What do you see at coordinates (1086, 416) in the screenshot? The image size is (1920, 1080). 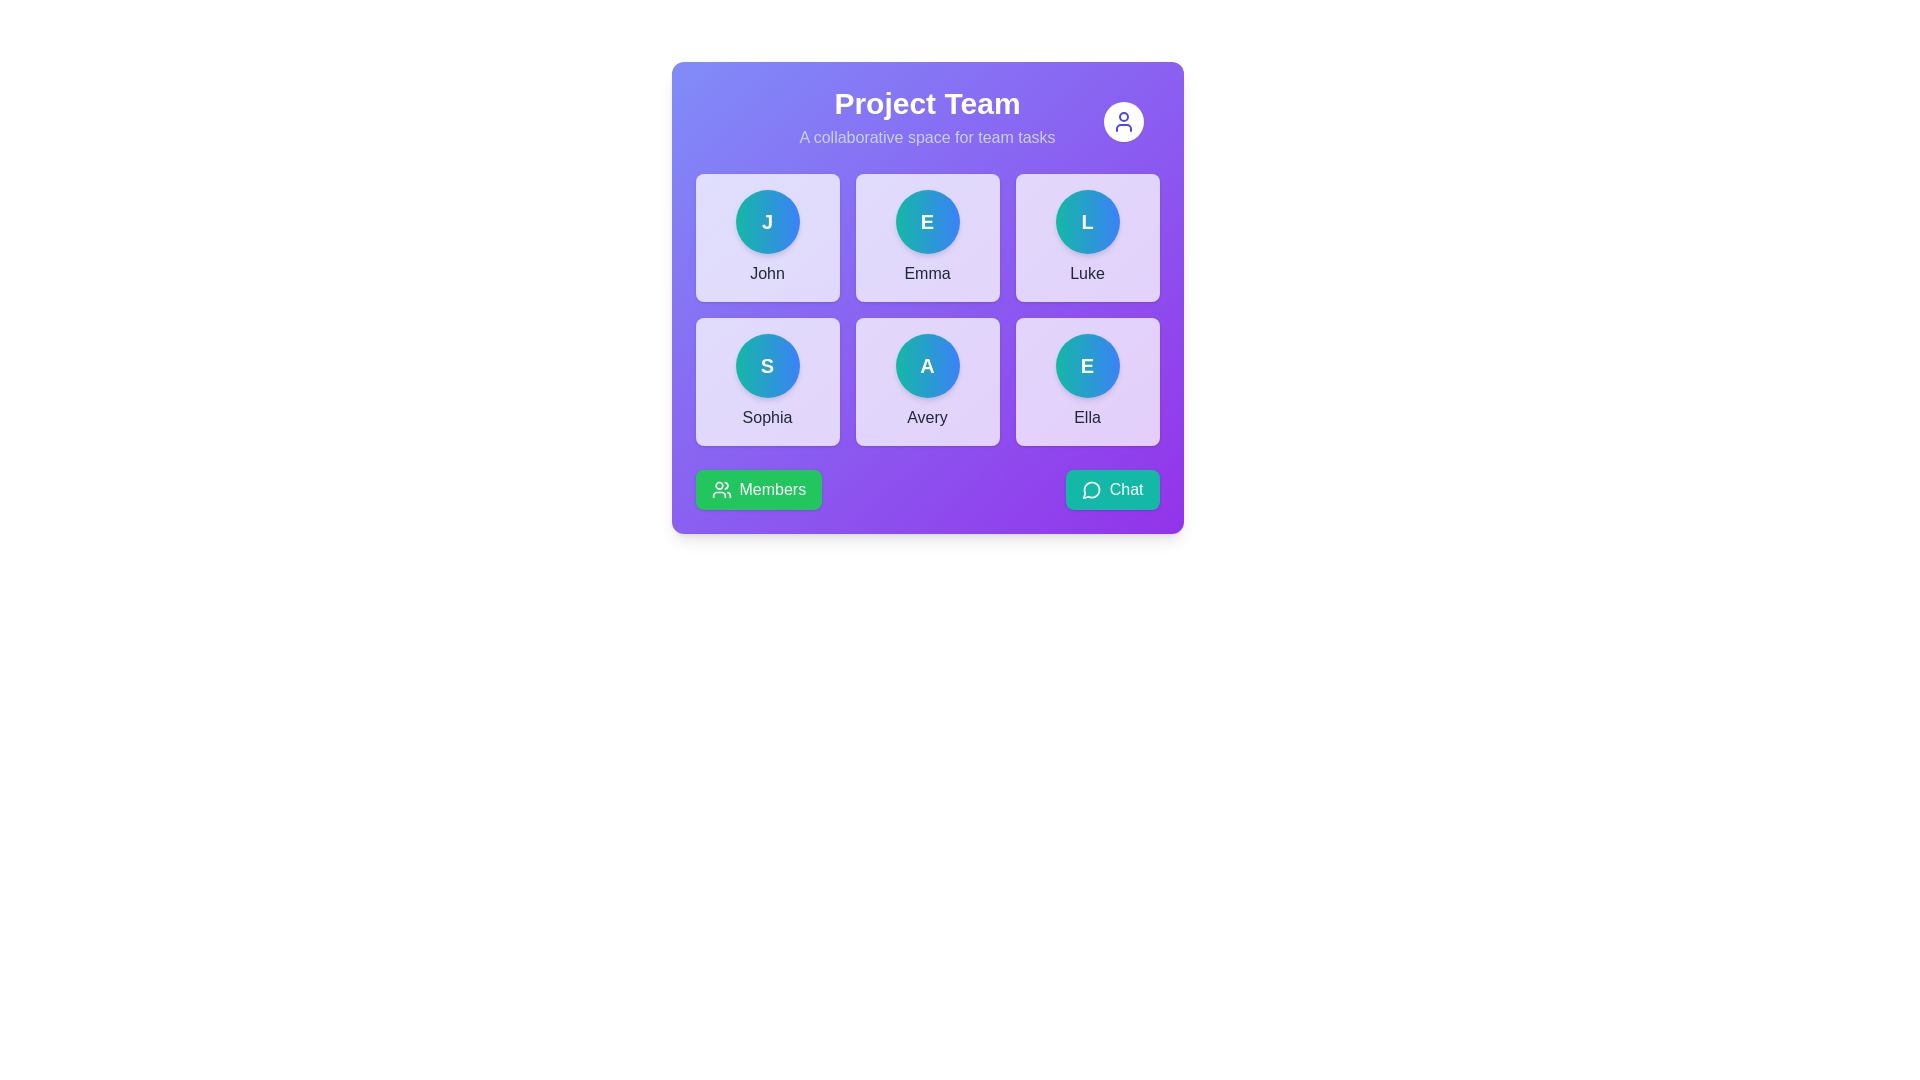 I see `the Text Label displaying 'Ella', which is a medium-sized bold dark gray text located in the bottom right section of a team card layout, beneath the rounded avatar with the initial 'E'` at bounding box center [1086, 416].